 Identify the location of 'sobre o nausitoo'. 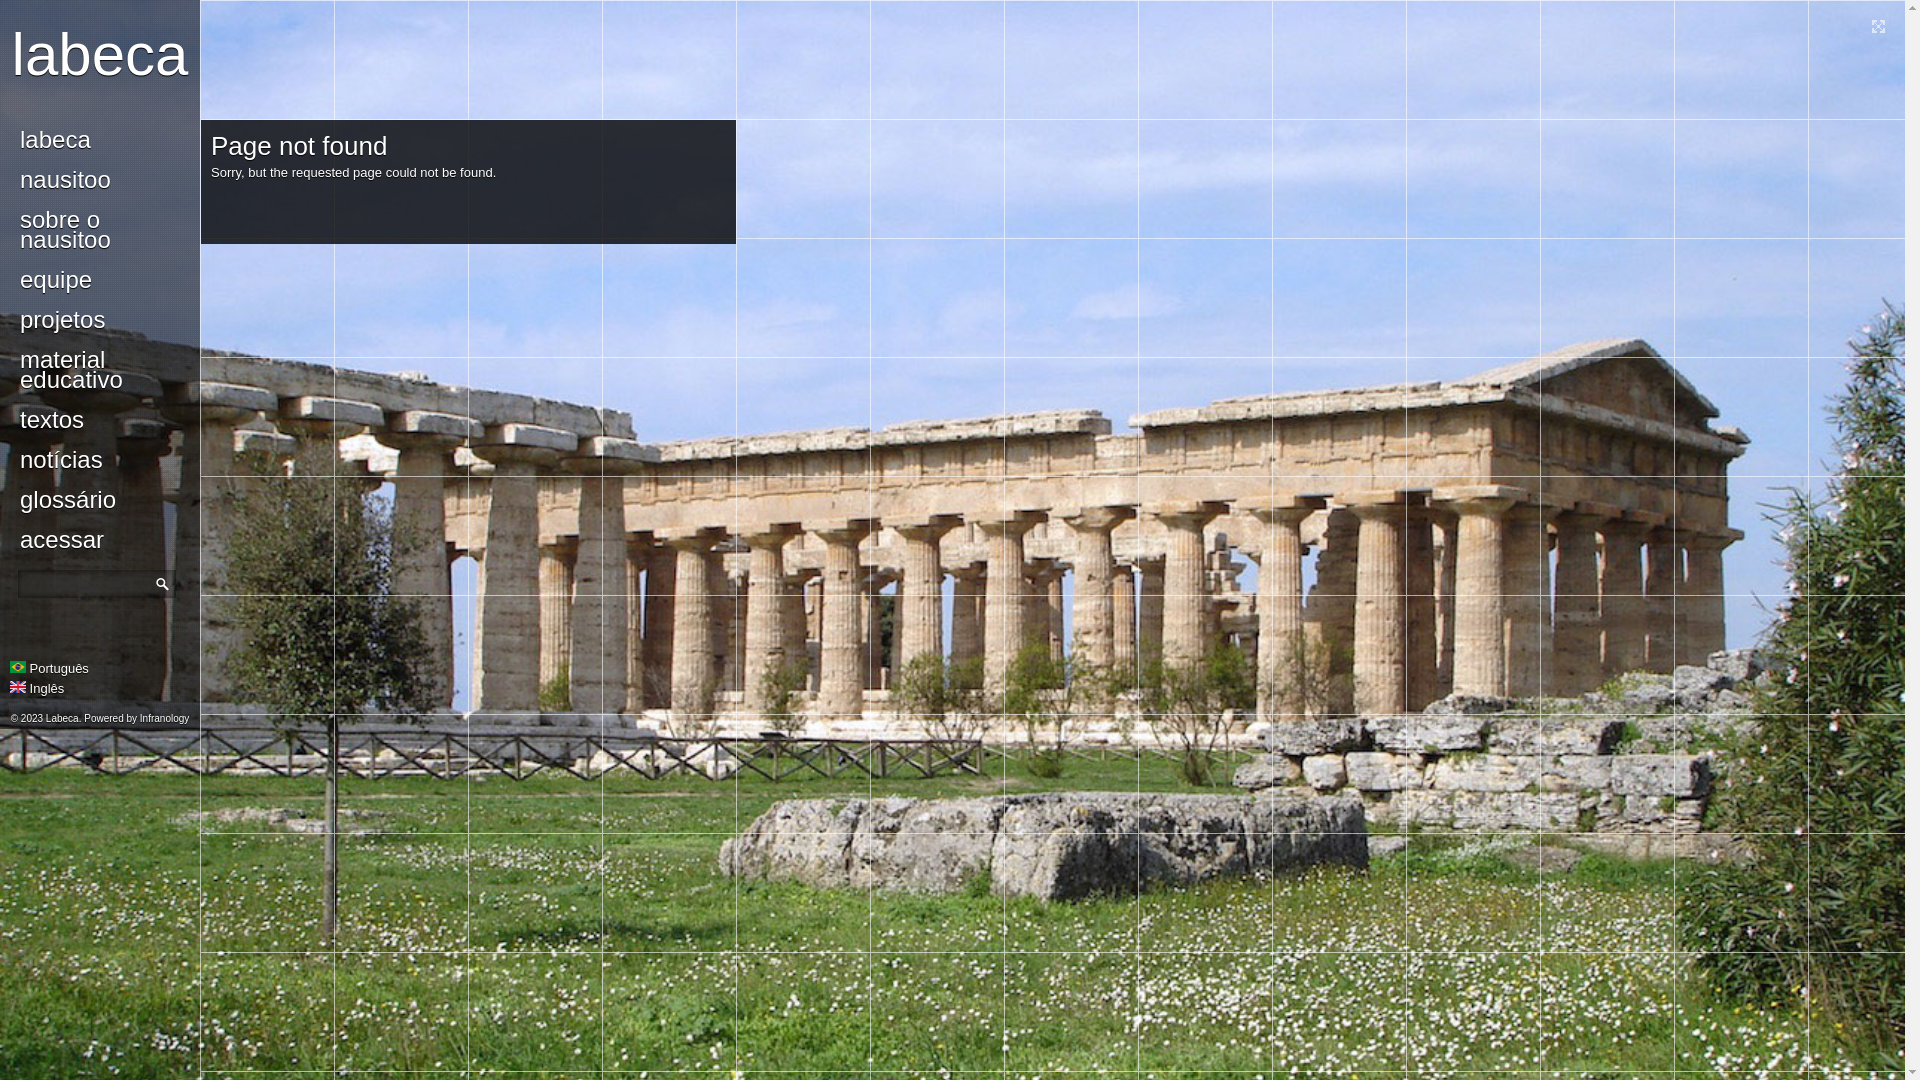
(99, 229).